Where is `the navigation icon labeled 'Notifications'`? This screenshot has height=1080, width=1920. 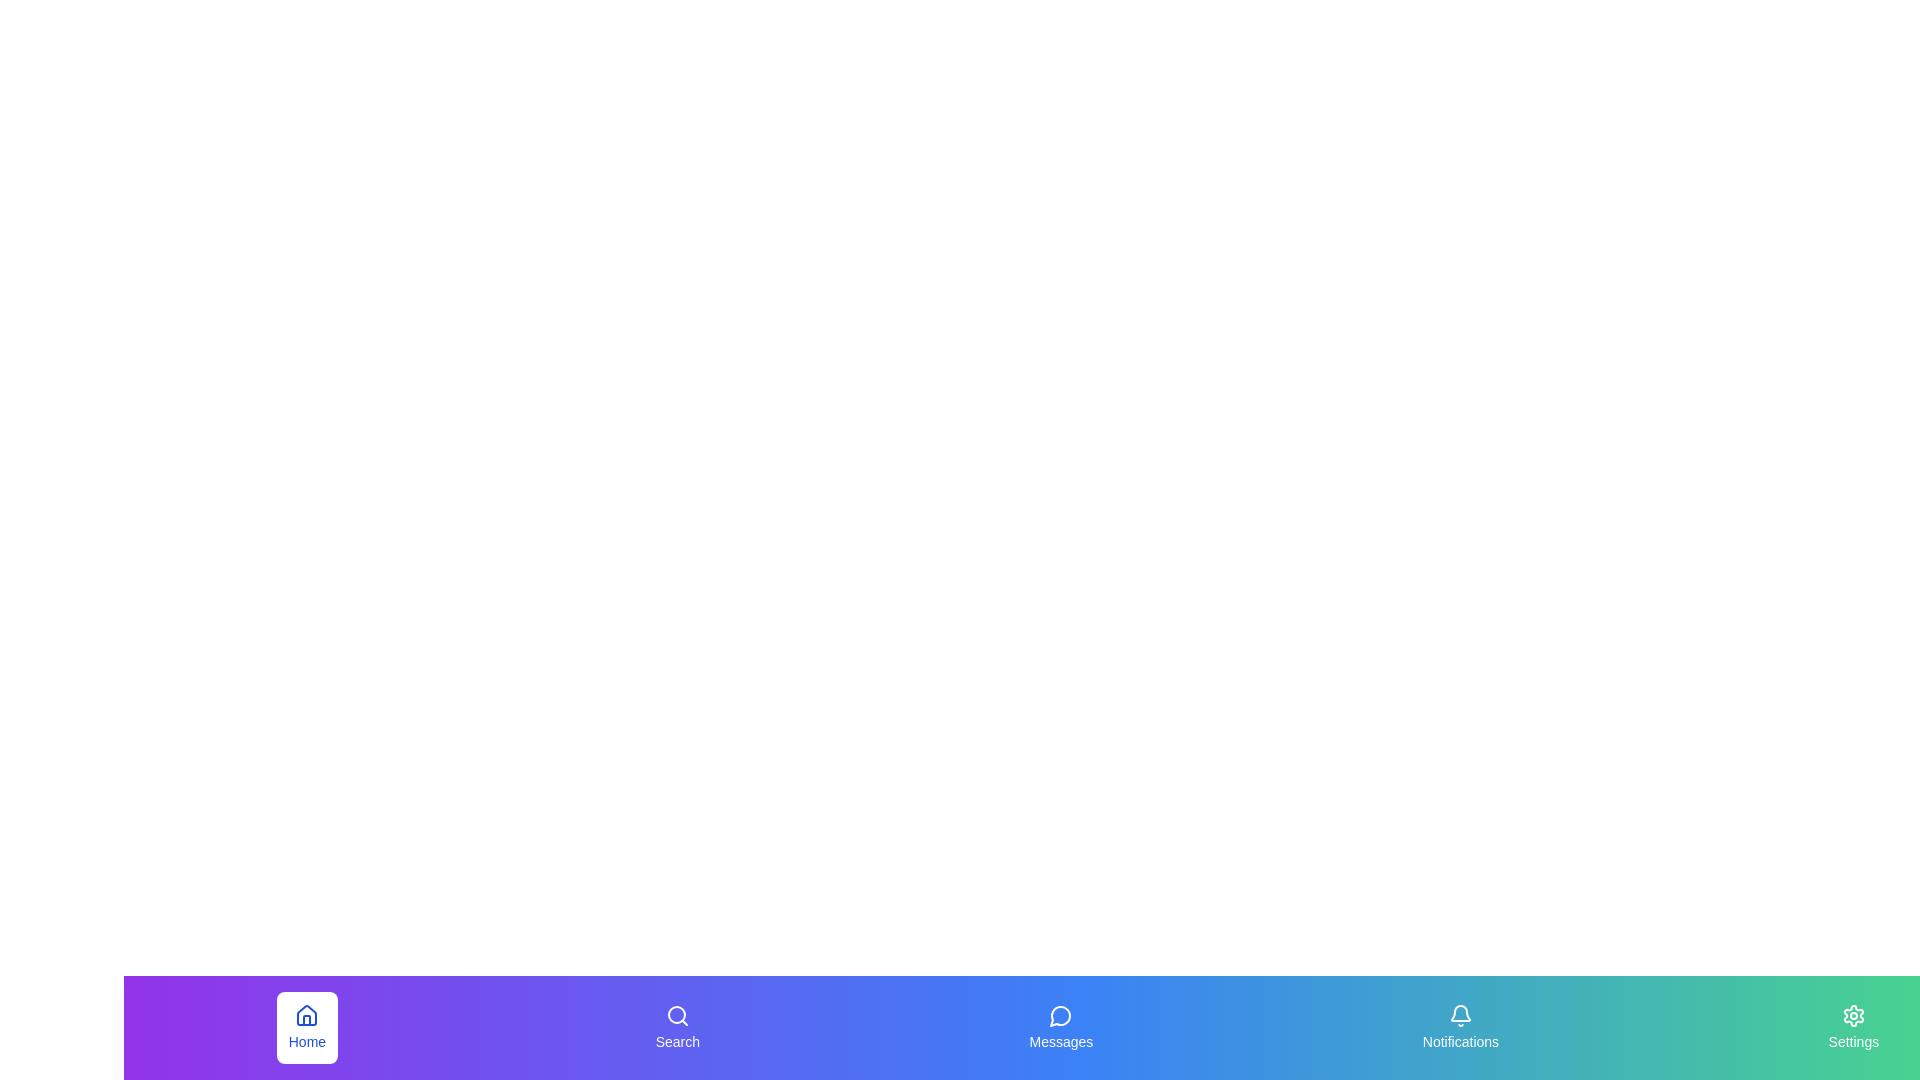
the navigation icon labeled 'Notifications' is located at coordinates (1460, 1028).